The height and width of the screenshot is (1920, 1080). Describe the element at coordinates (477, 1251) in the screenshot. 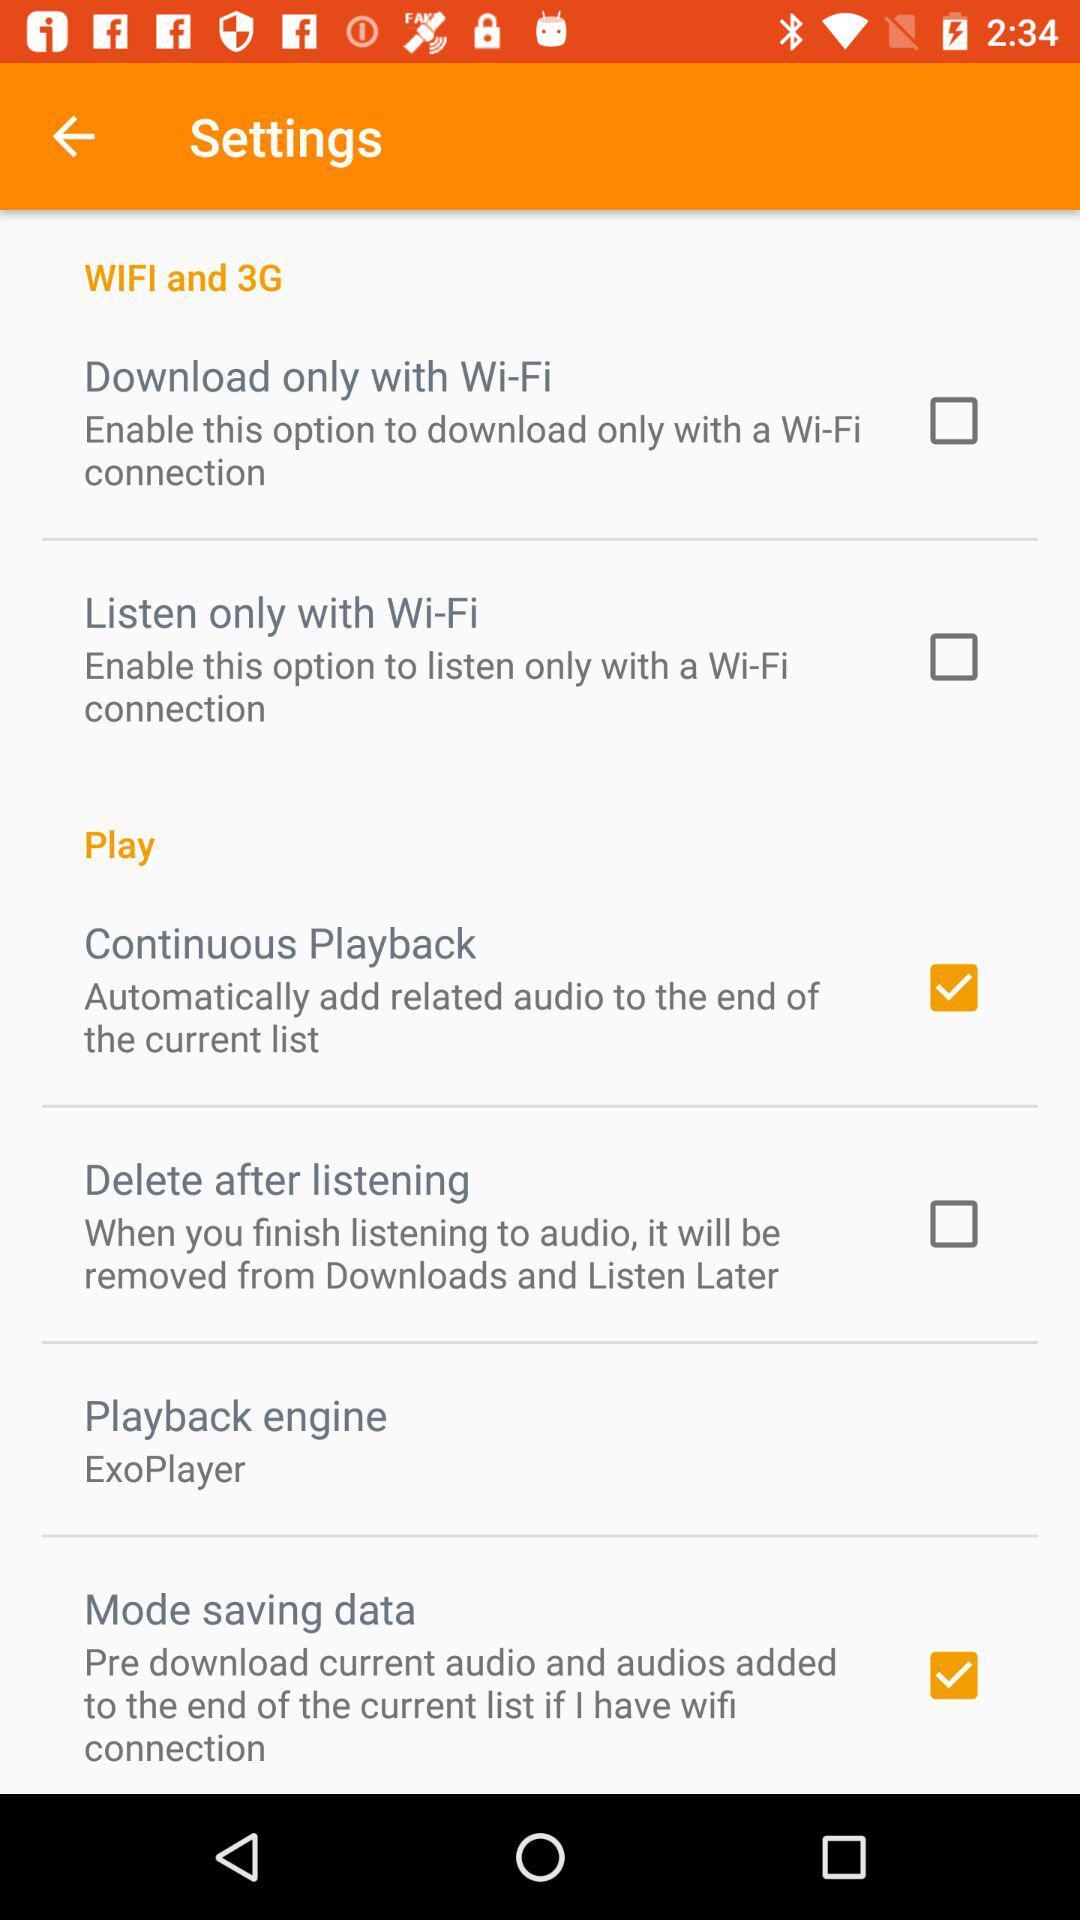

I see `the when you finish` at that location.